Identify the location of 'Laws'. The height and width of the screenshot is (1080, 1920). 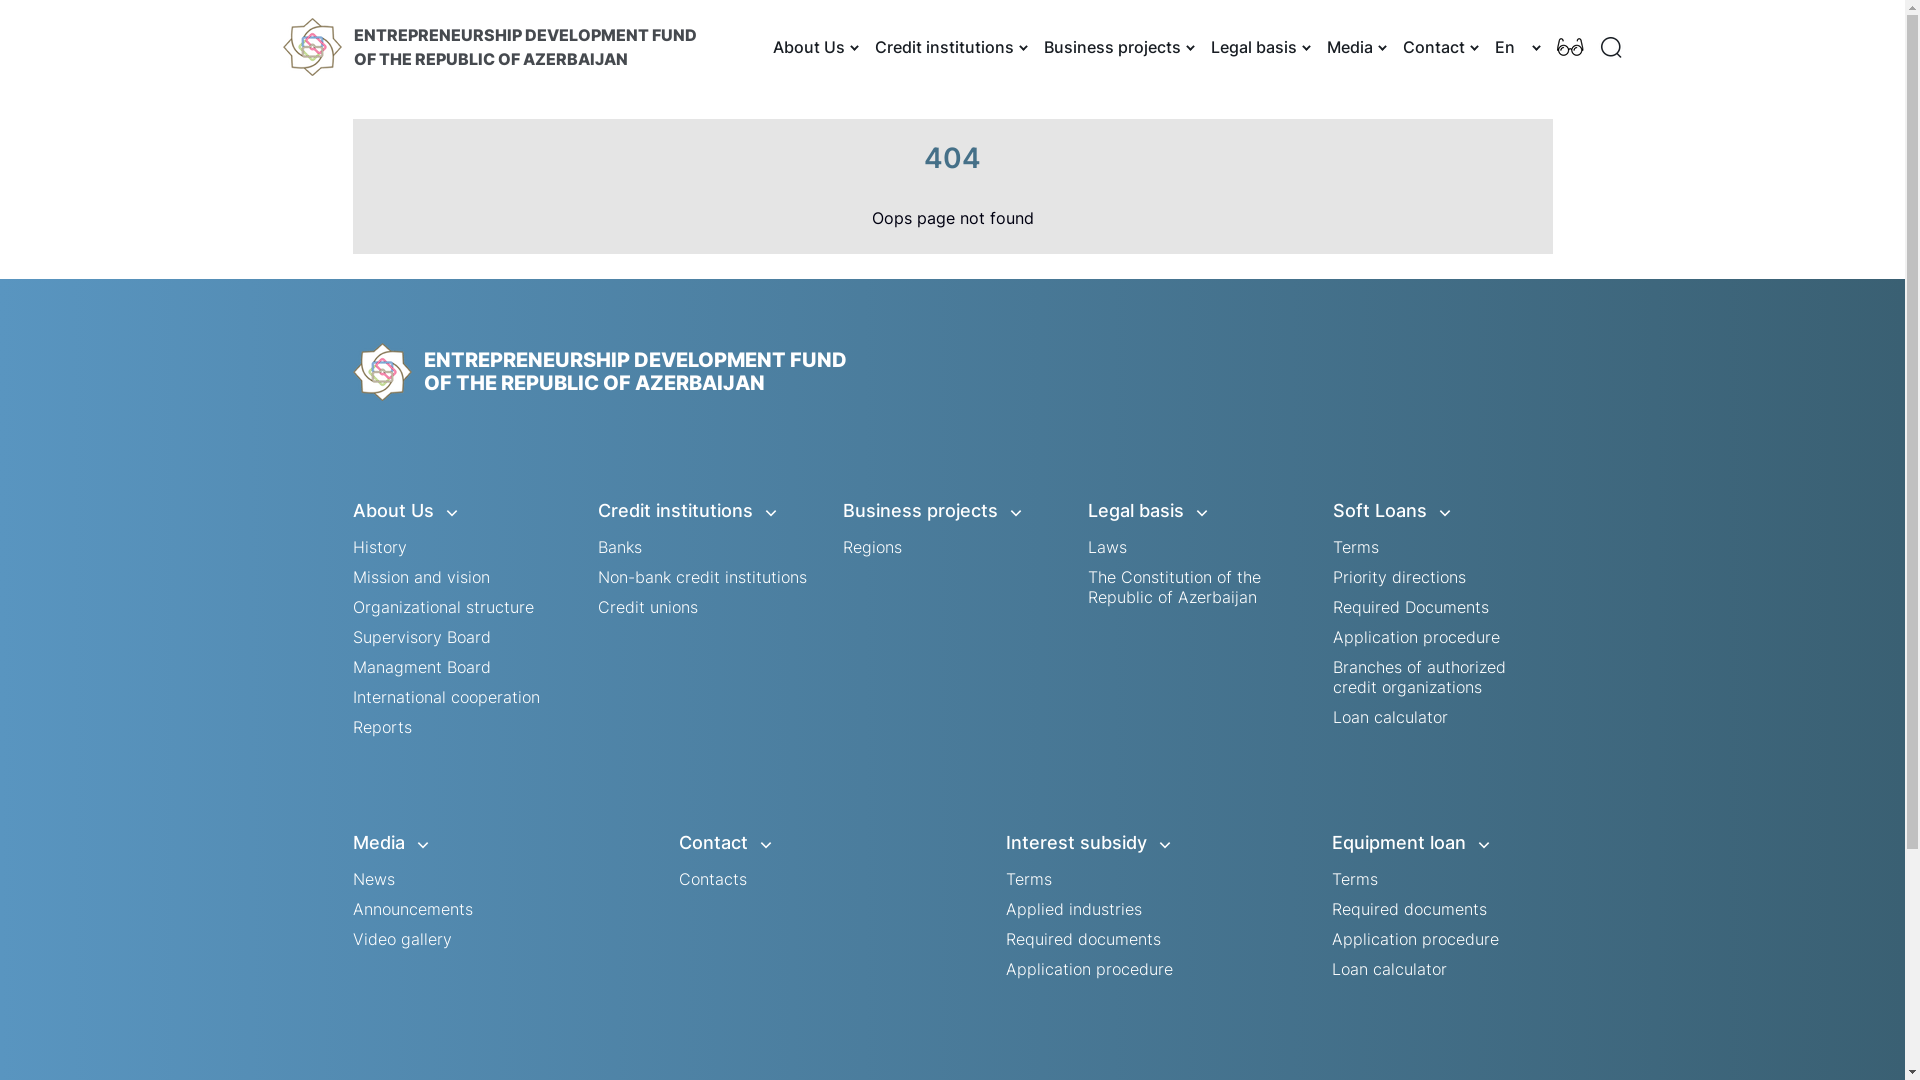
(1106, 547).